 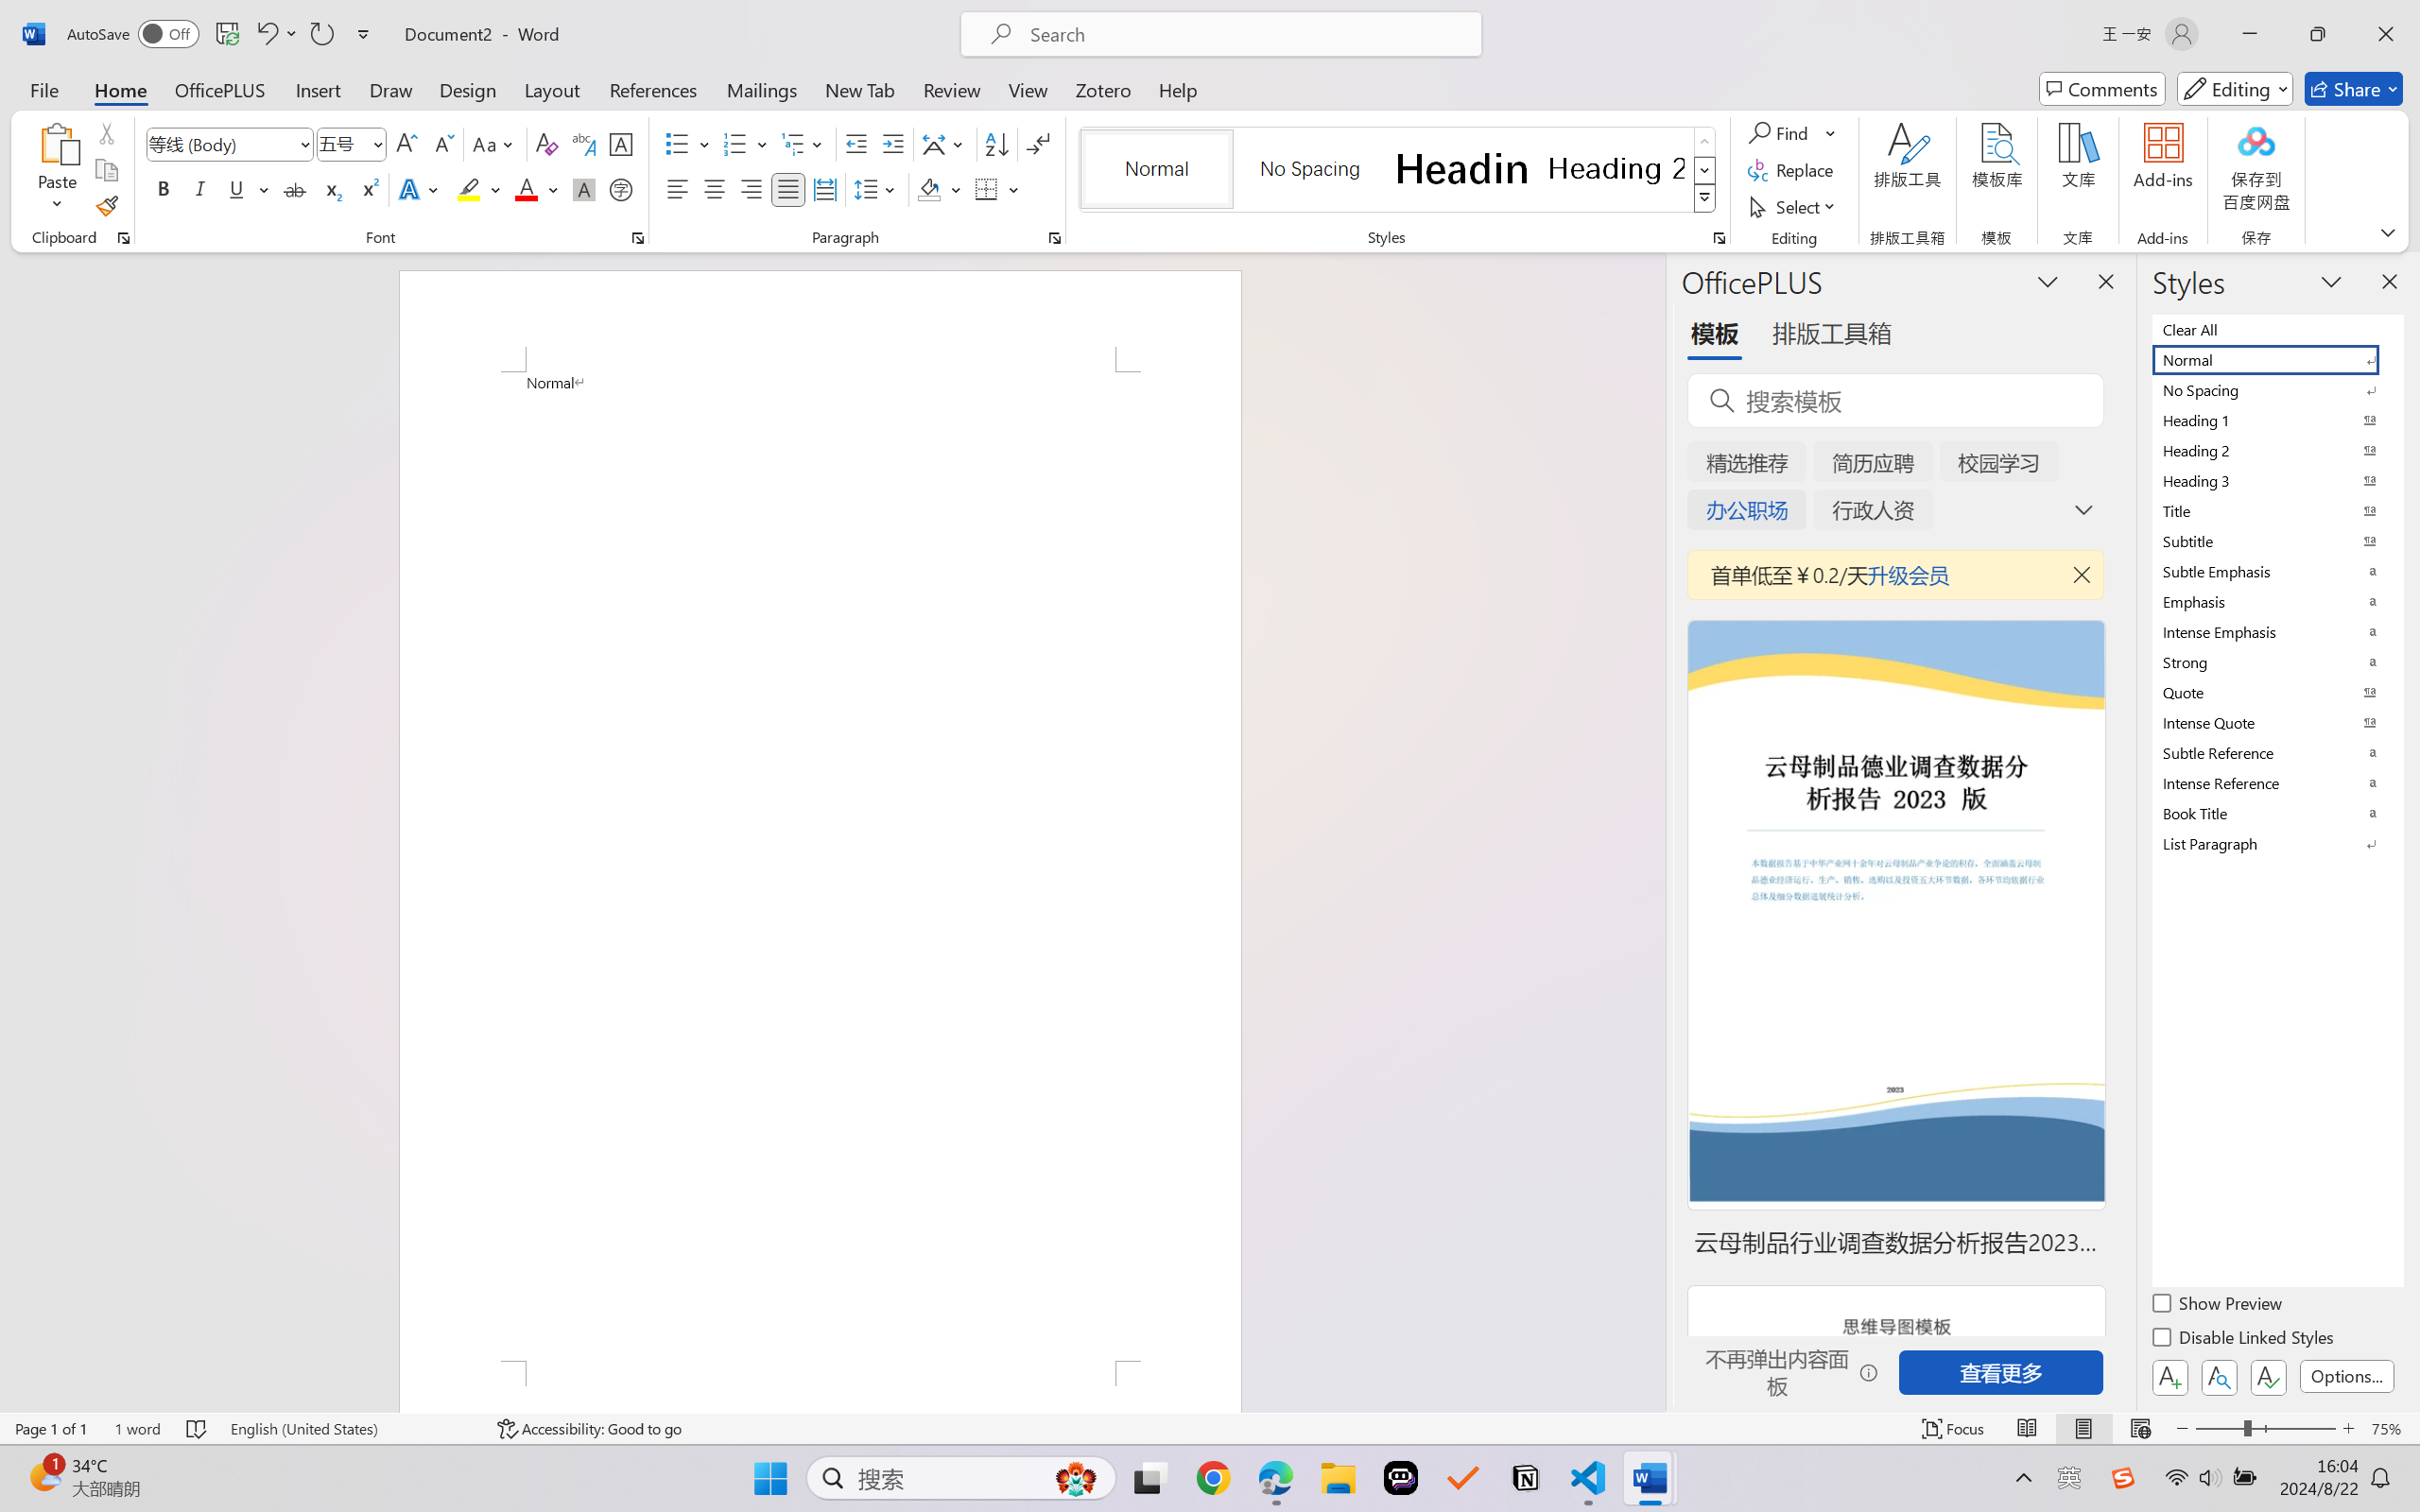 What do you see at coordinates (235, 188) in the screenshot?
I see `'Underline'` at bounding box center [235, 188].